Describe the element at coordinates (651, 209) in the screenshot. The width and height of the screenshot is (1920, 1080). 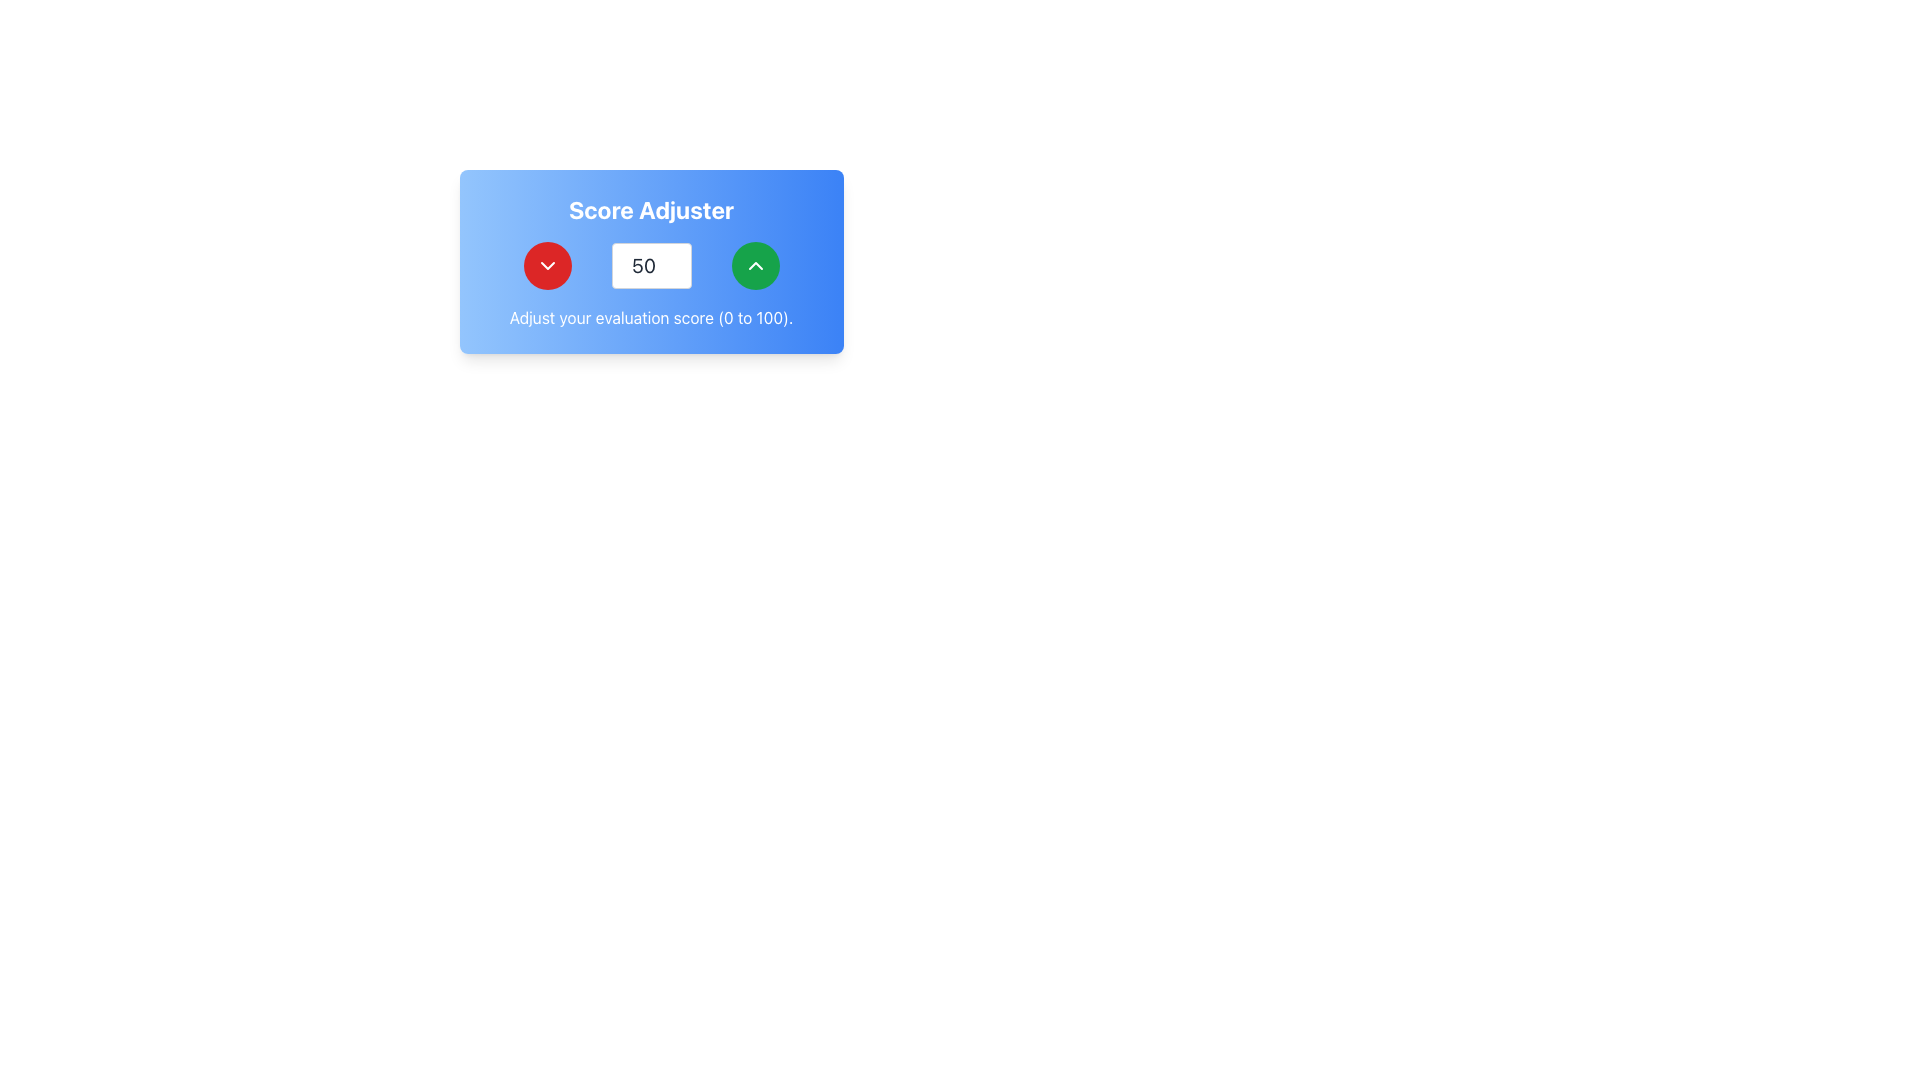
I see `title text 'Score Adjuster' which is styled as a large, bold, white font and located at the top of the card-like element with a gradient blue background` at that location.